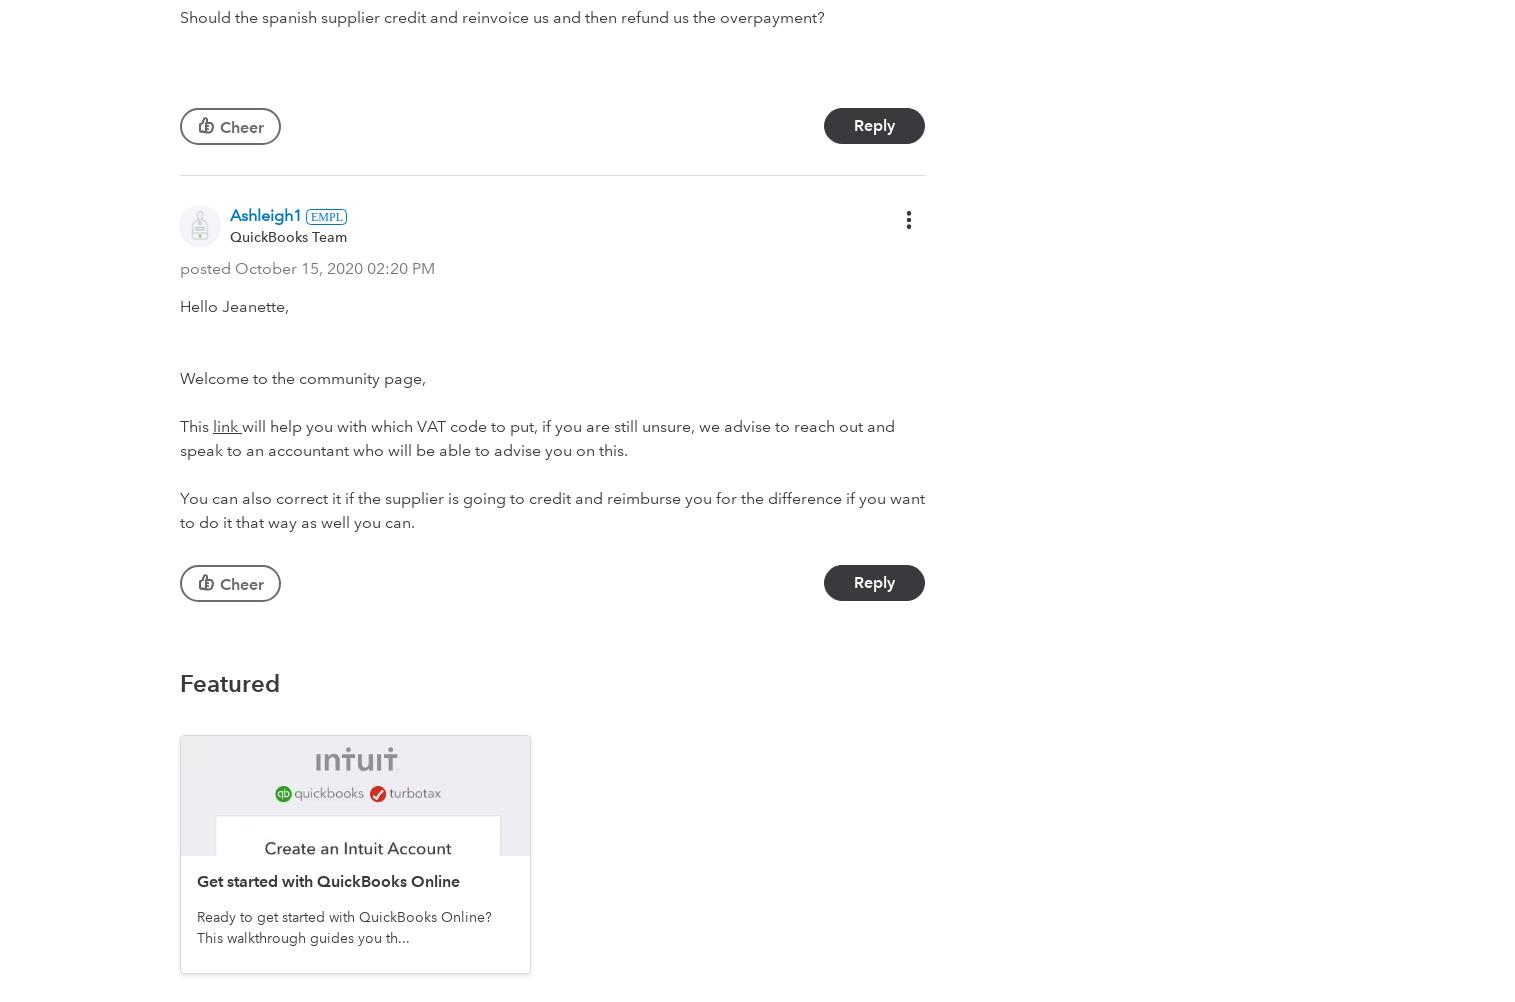 This screenshot has width=1515, height=1002. Describe the element at coordinates (299, 267) in the screenshot. I see `'‎October 15, 2020'` at that location.